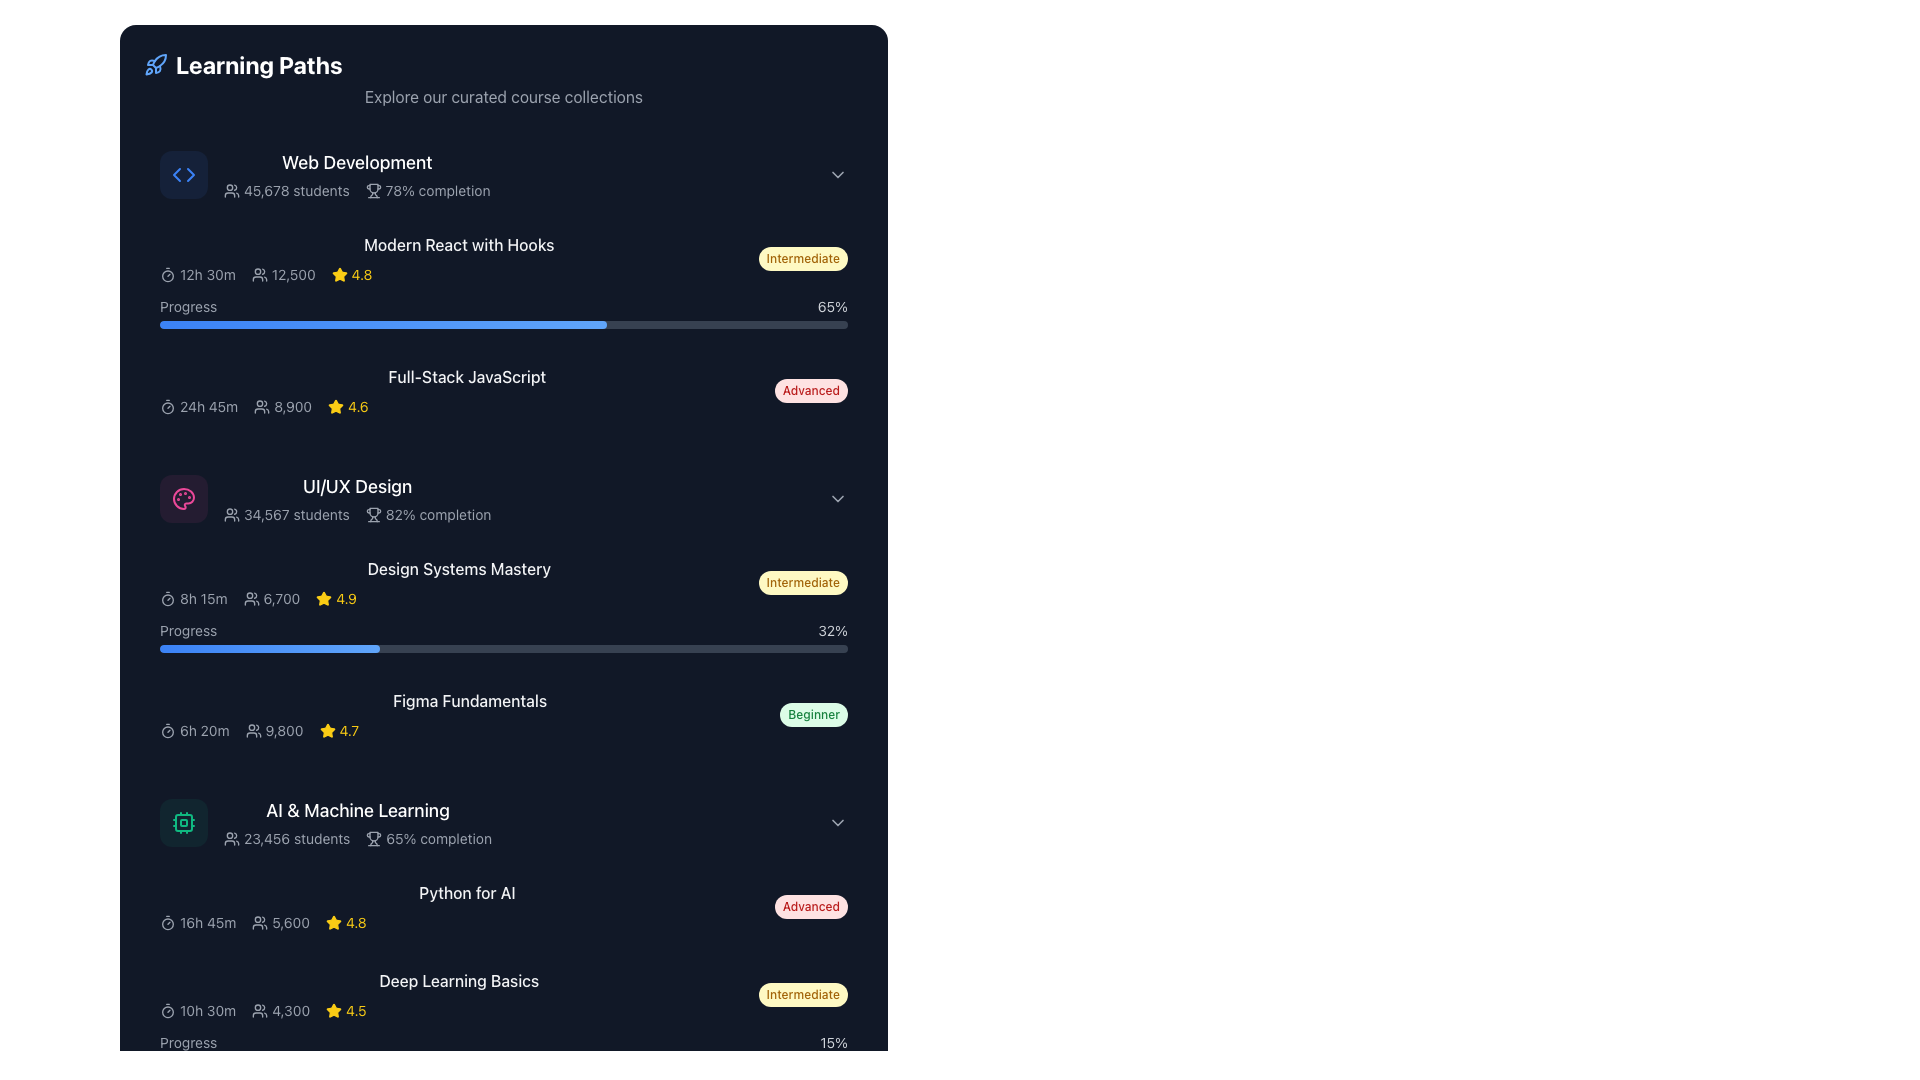 Image resolution: width=1920 pixels, height=1080 pixels. I want to click on the displayed information on the Information Display Panel located below the title of the 'Modern React with Hooks' course section, so click(458, 274).